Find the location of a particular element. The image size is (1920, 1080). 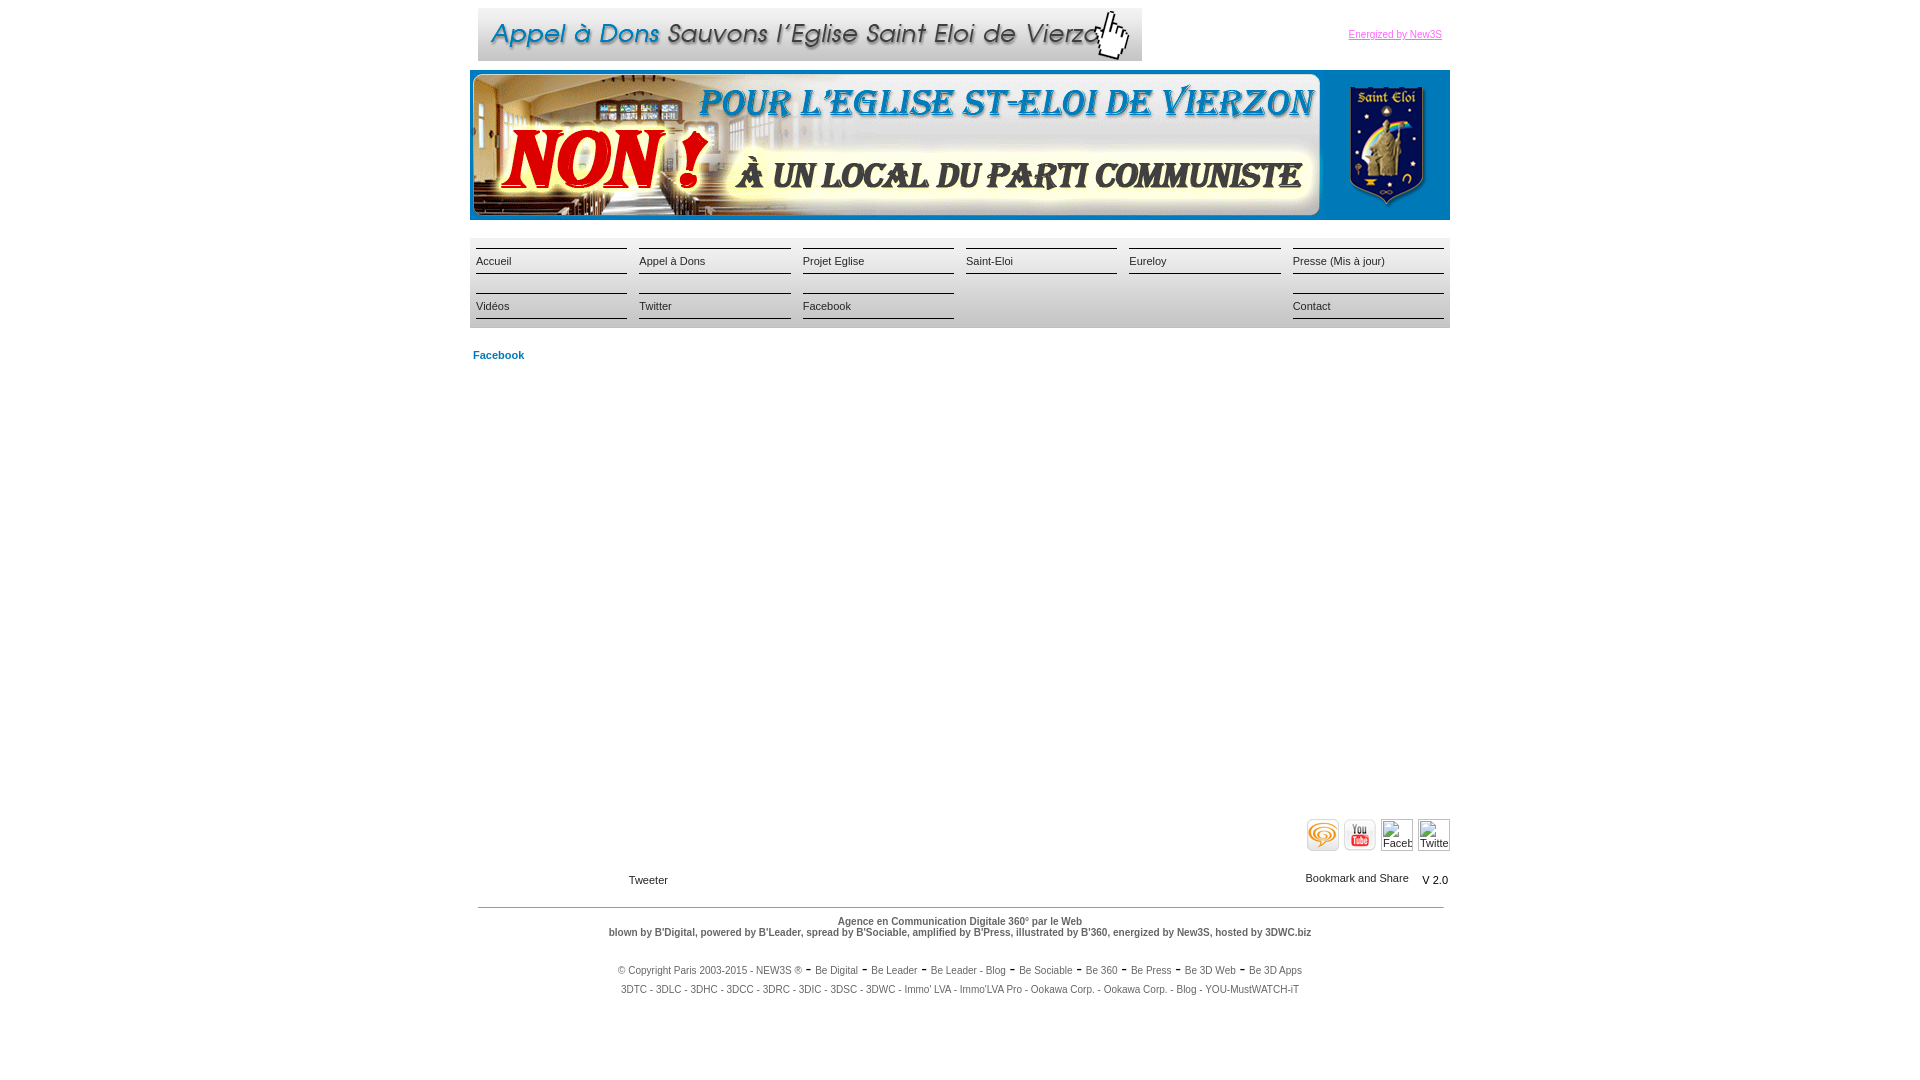

'Accueil' is located at coordinates (493, 258).